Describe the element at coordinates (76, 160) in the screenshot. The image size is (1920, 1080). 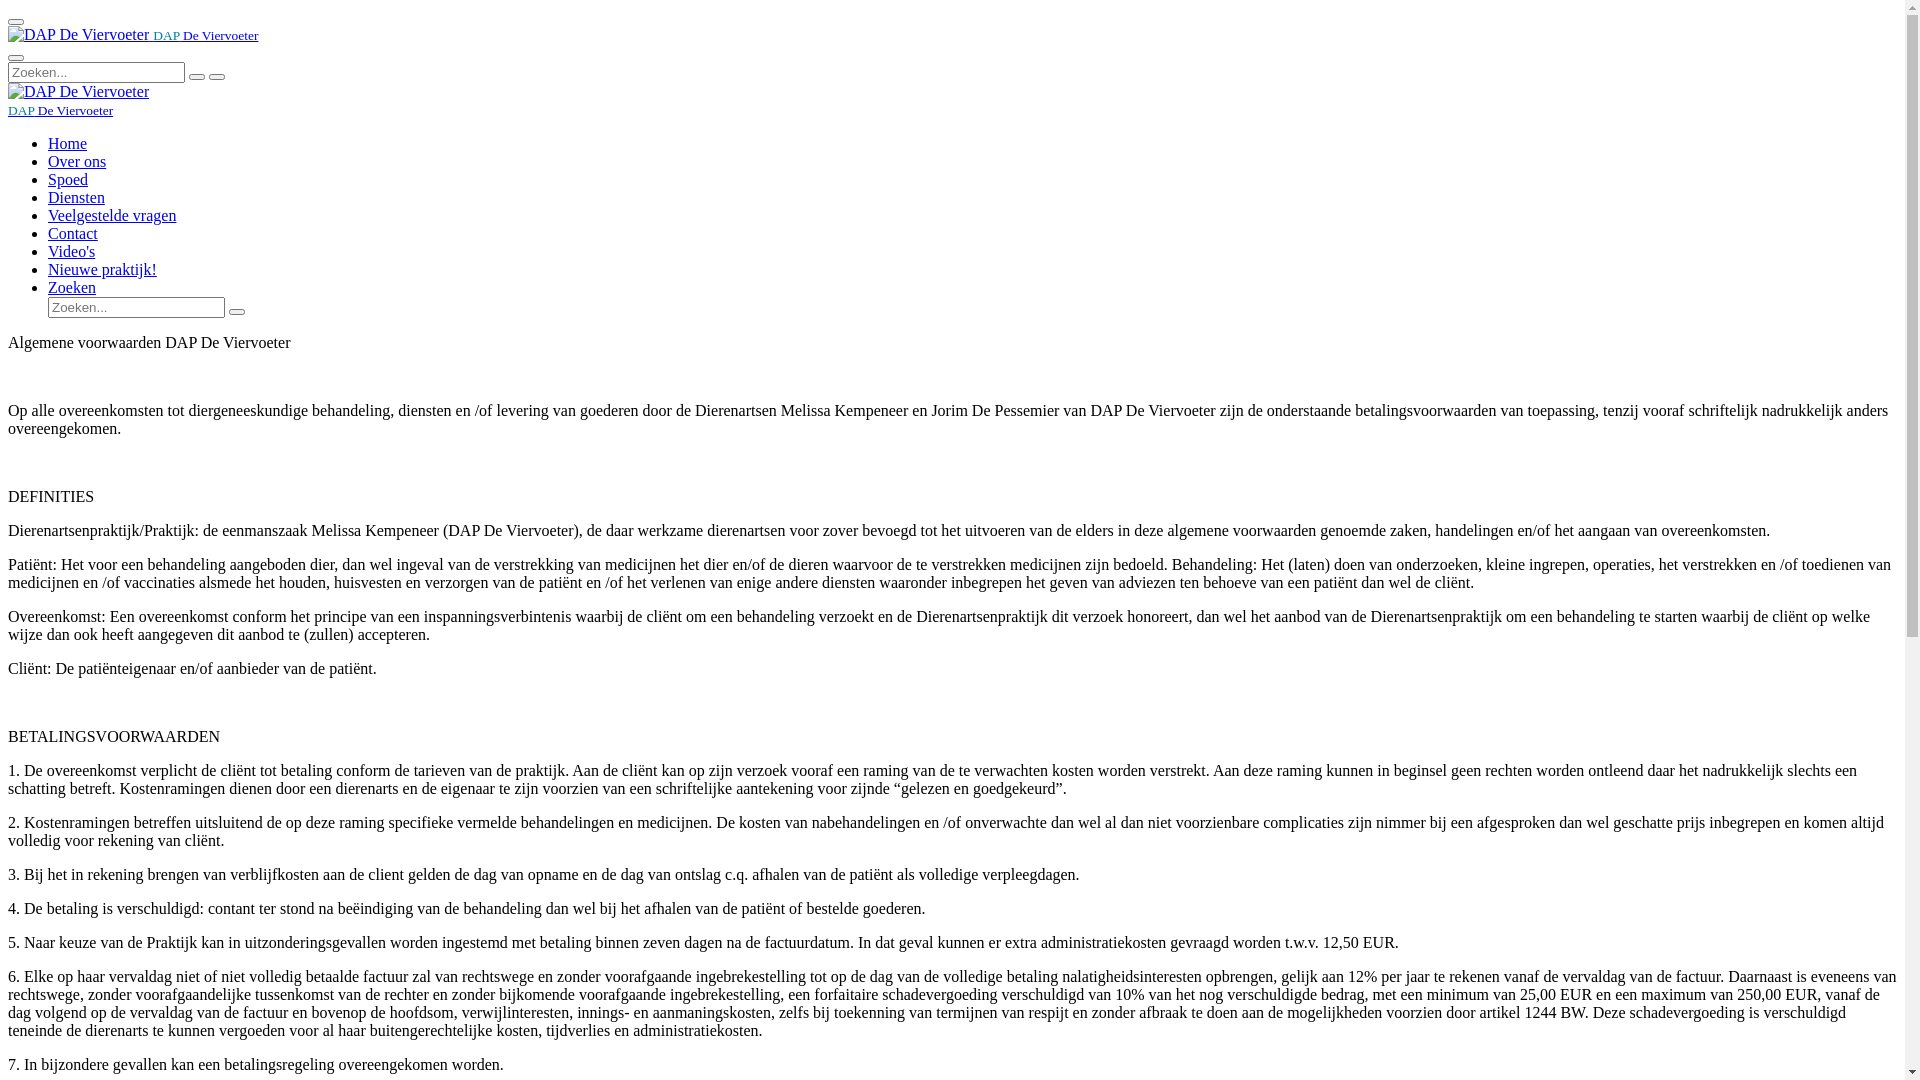
I see `'Over ons'` at that location.